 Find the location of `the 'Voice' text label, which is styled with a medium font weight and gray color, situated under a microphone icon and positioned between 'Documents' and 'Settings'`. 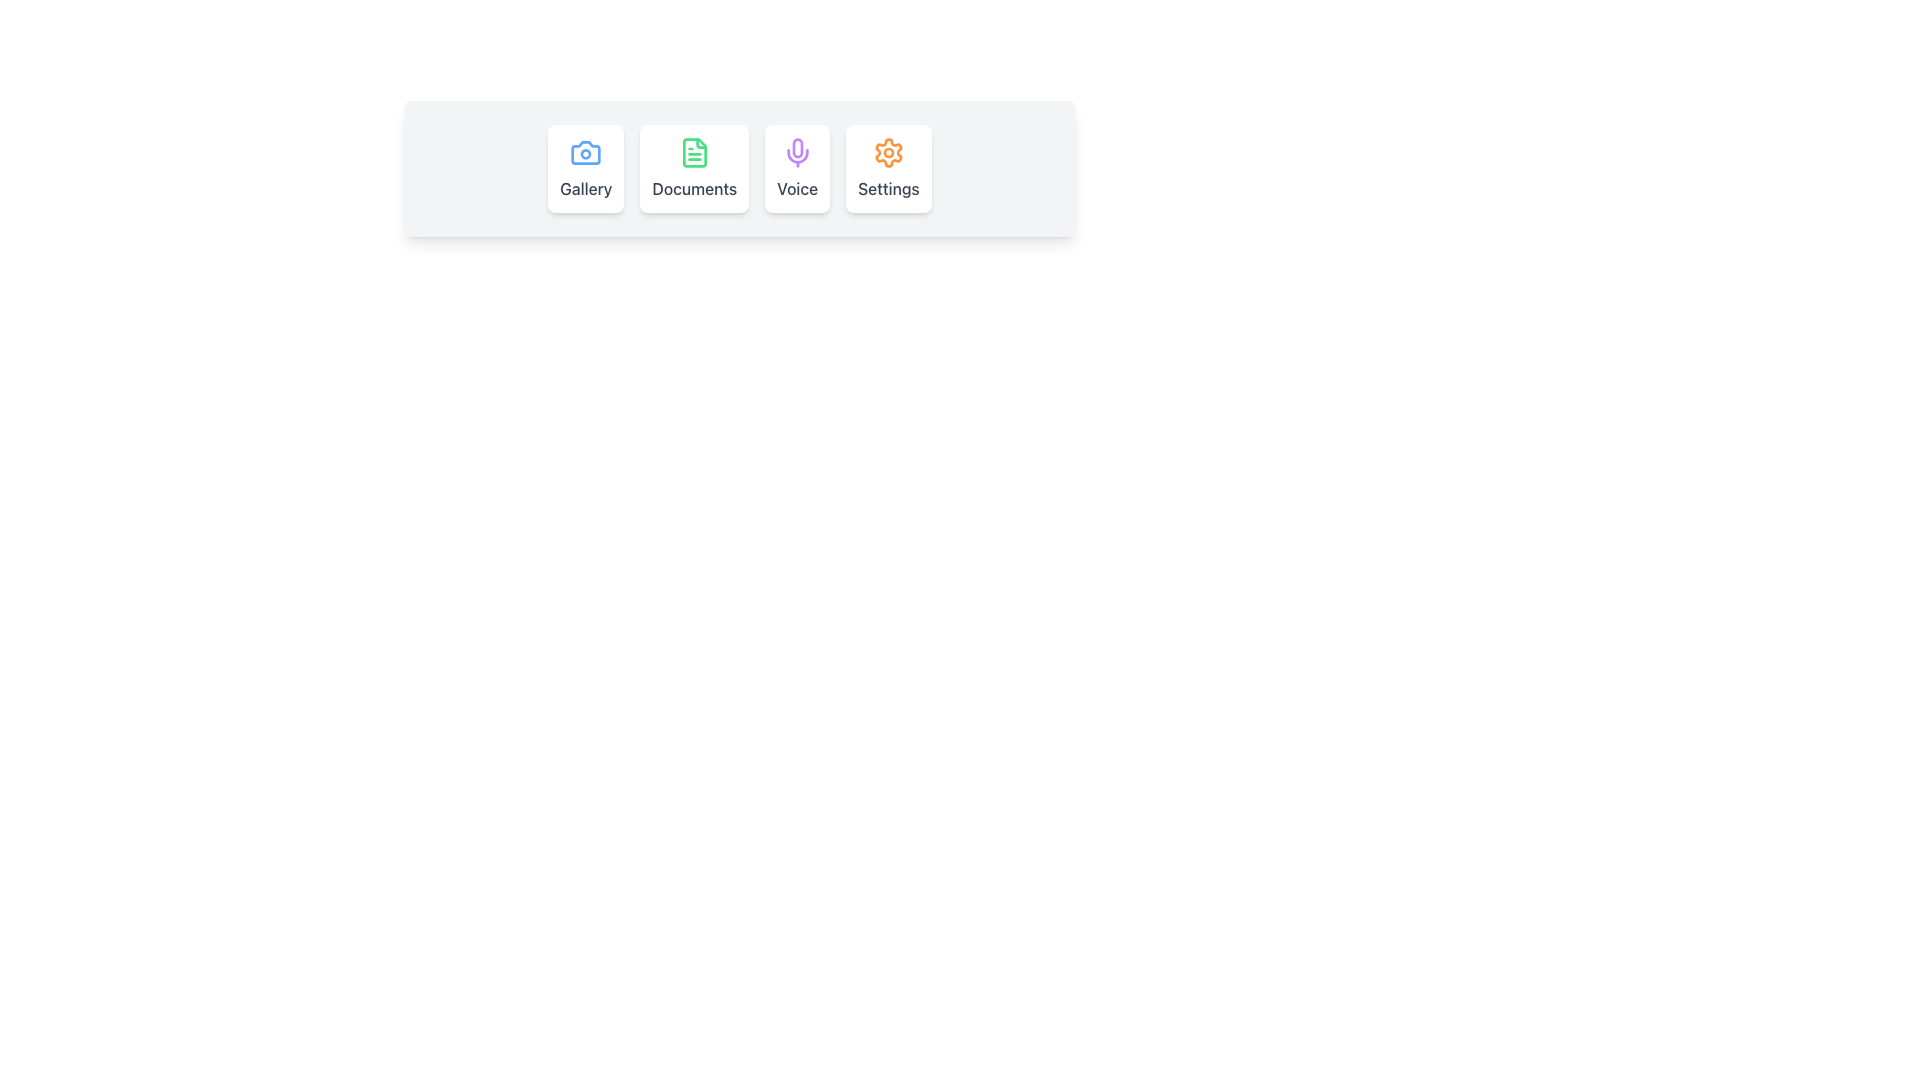

the 'Voice' text label, which is styled with a medium font weight and gray color, situated under a microphone icon and positioned between 'Documents' and 'Settings' is located at coordinates (796, 189).